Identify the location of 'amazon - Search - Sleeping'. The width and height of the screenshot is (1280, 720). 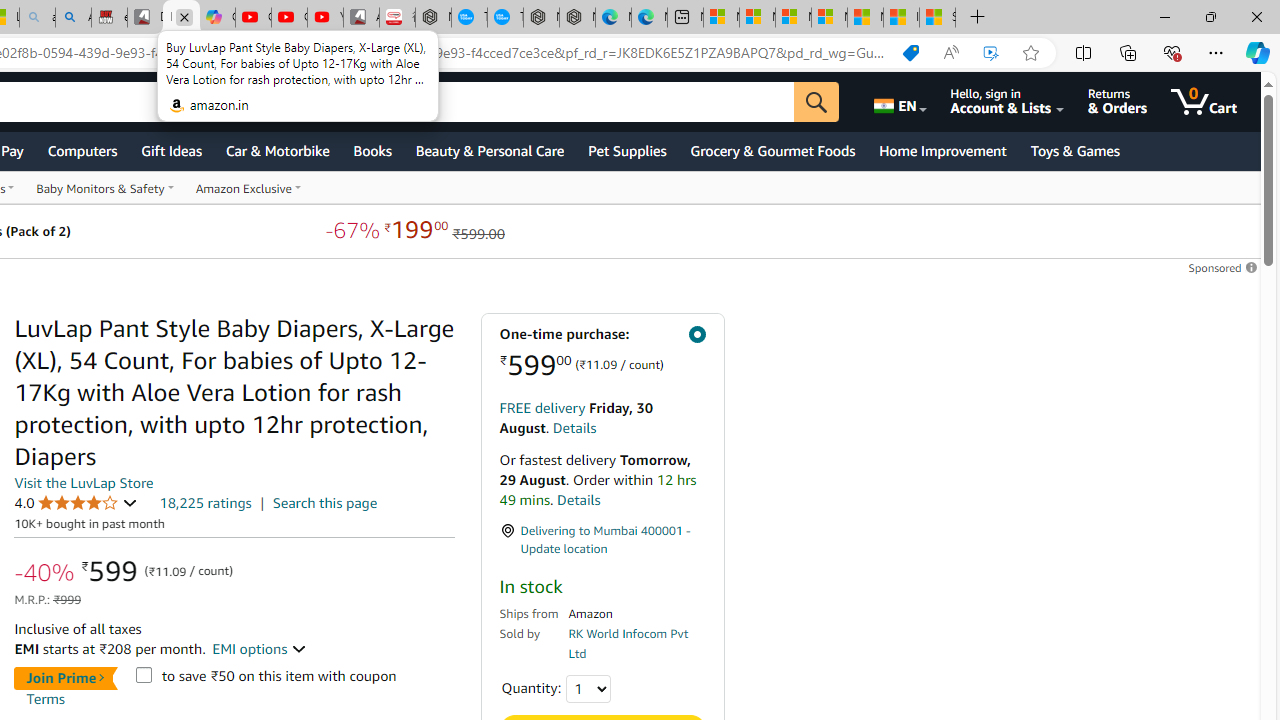
(37, 17).